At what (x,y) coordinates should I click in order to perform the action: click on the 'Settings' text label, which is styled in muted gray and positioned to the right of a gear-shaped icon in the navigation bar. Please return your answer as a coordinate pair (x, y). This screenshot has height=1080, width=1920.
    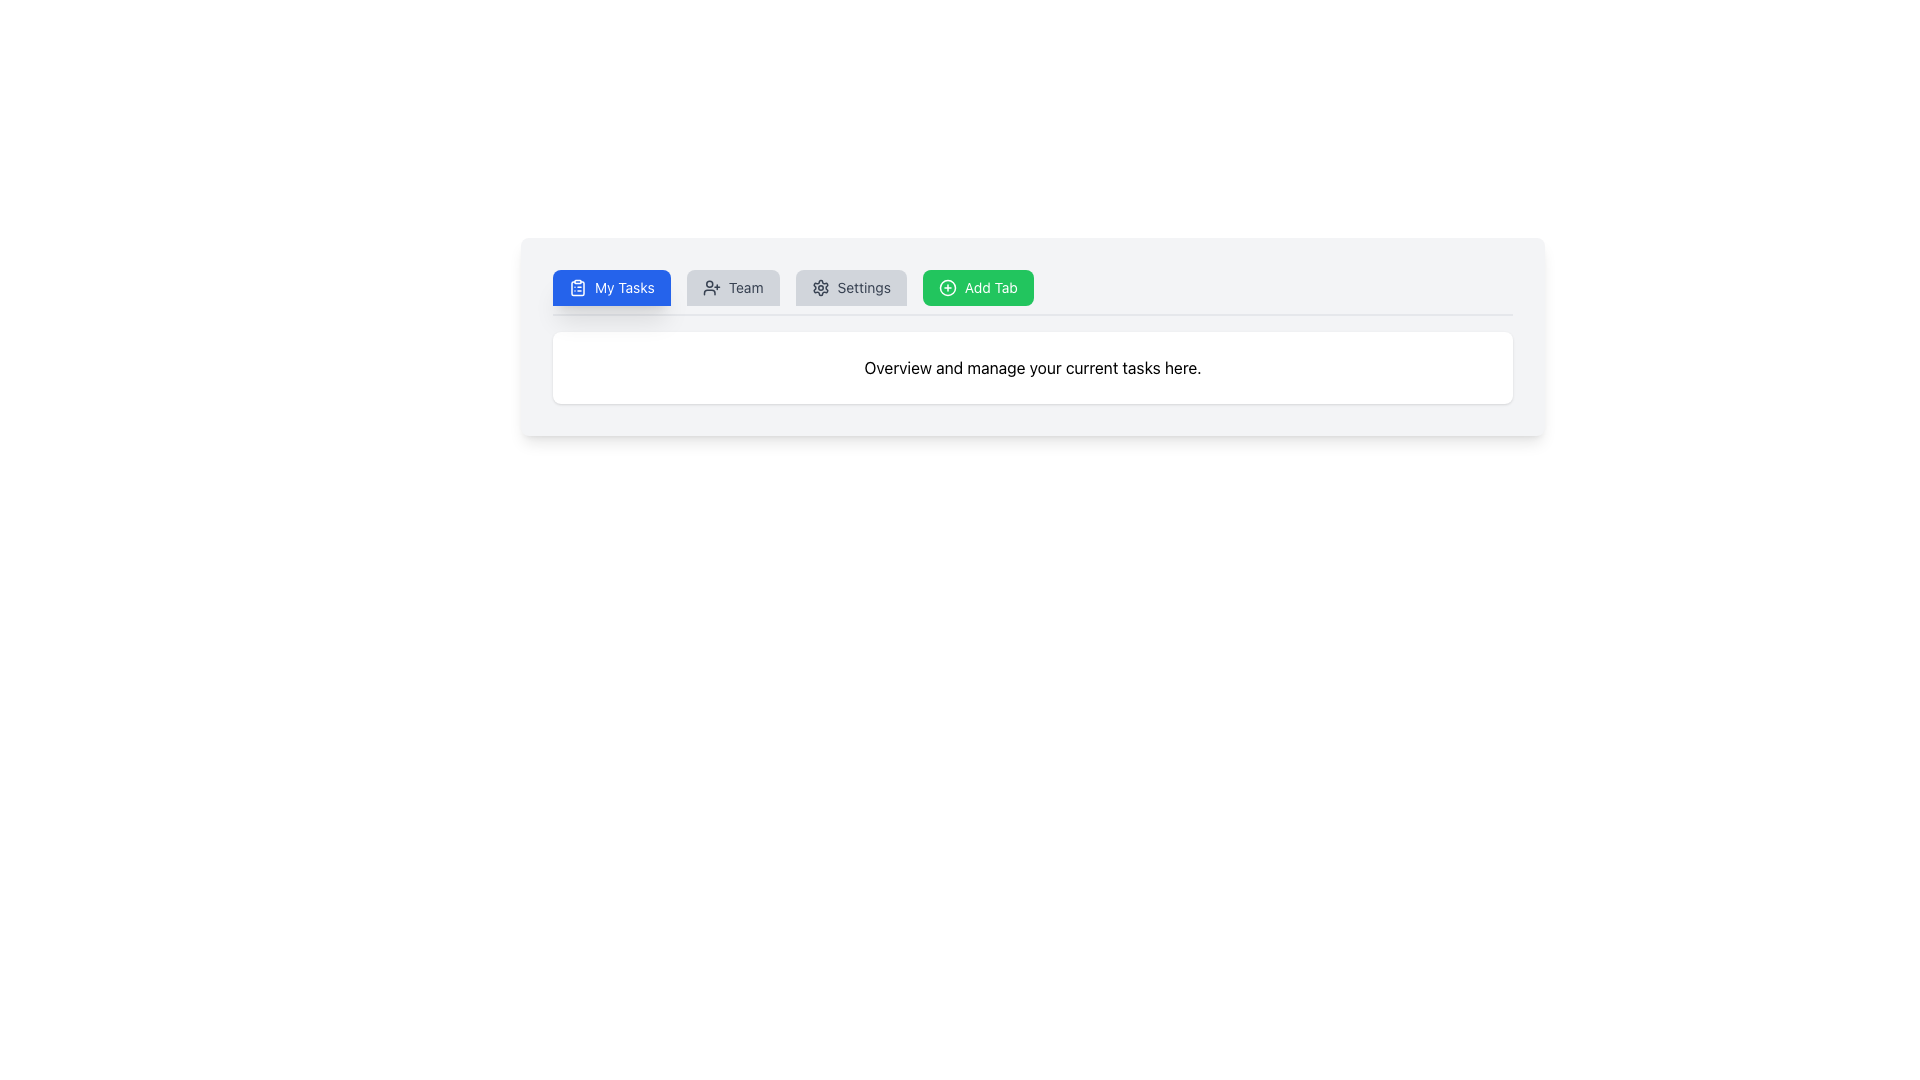
    Looking at the image, I should click on (864, 288).